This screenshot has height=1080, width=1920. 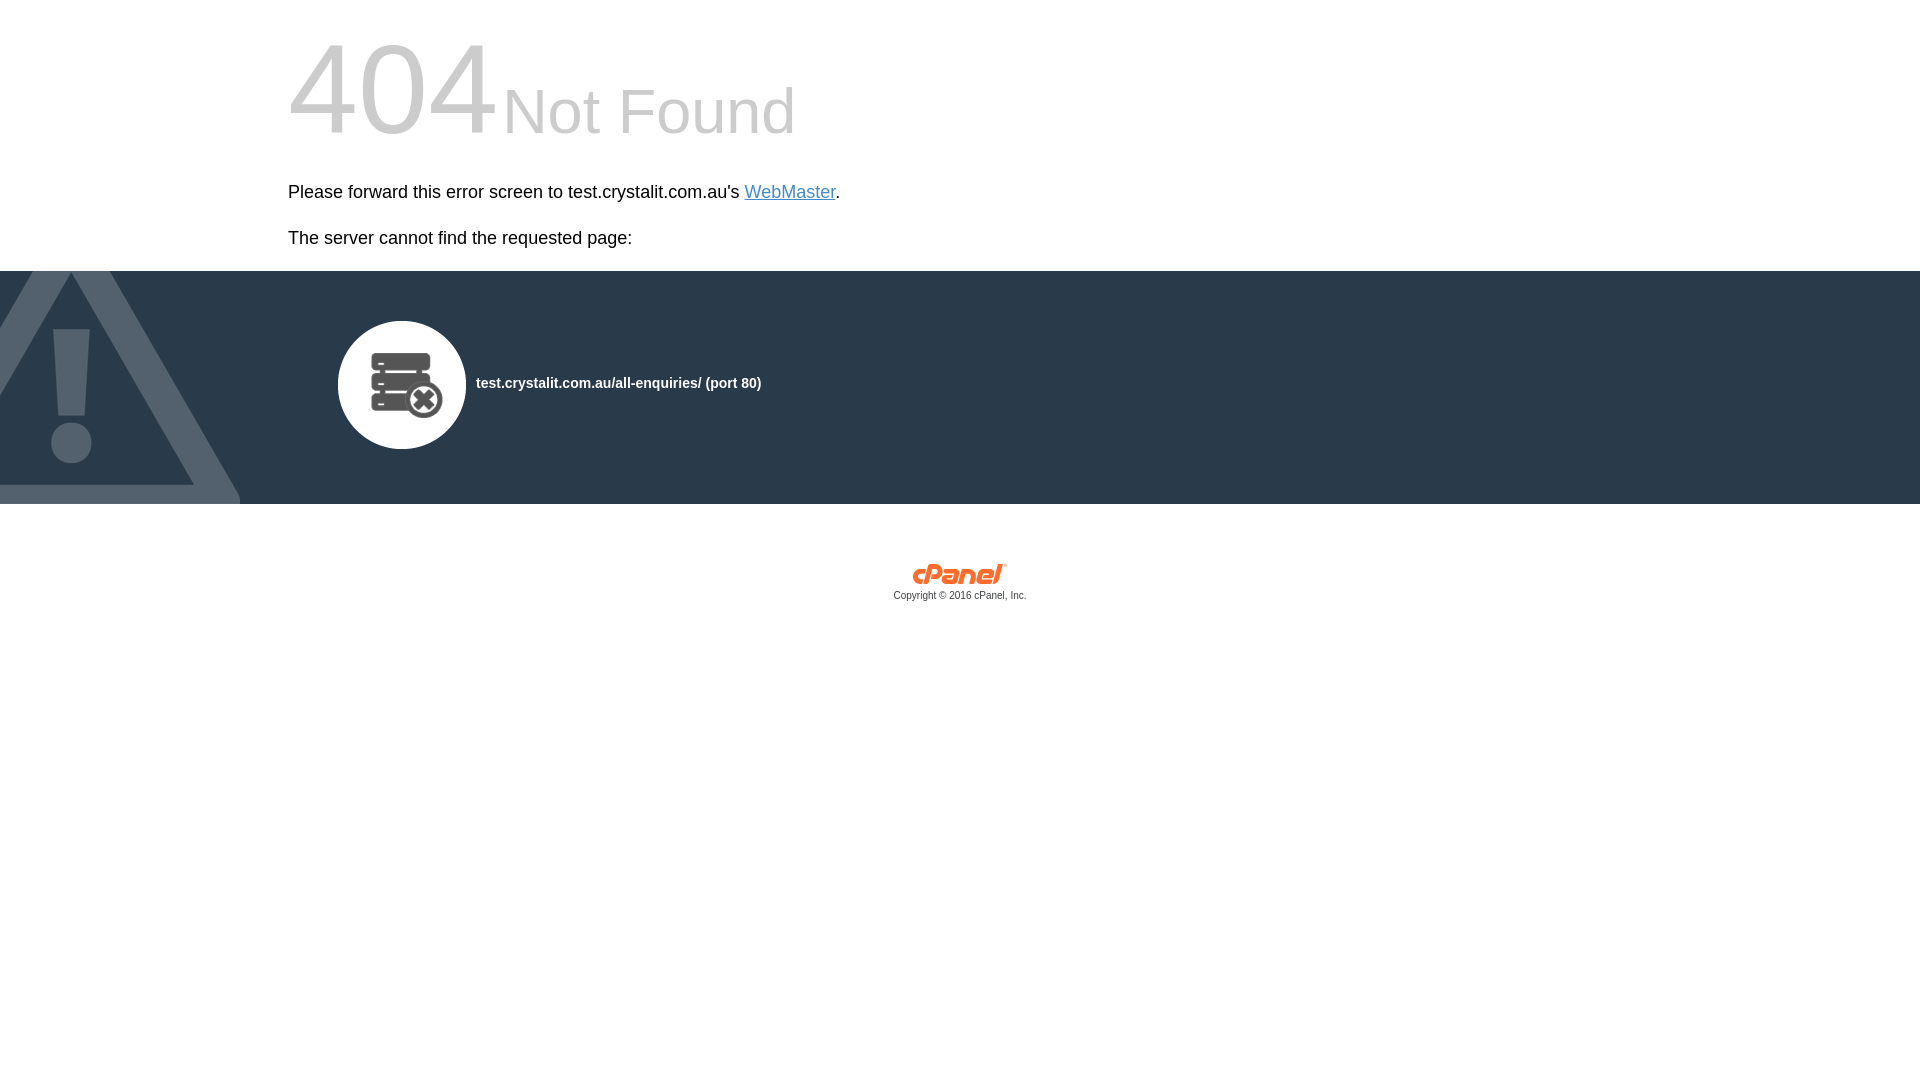 I want to click on 'WebMaster', so click(x=789, y=192).